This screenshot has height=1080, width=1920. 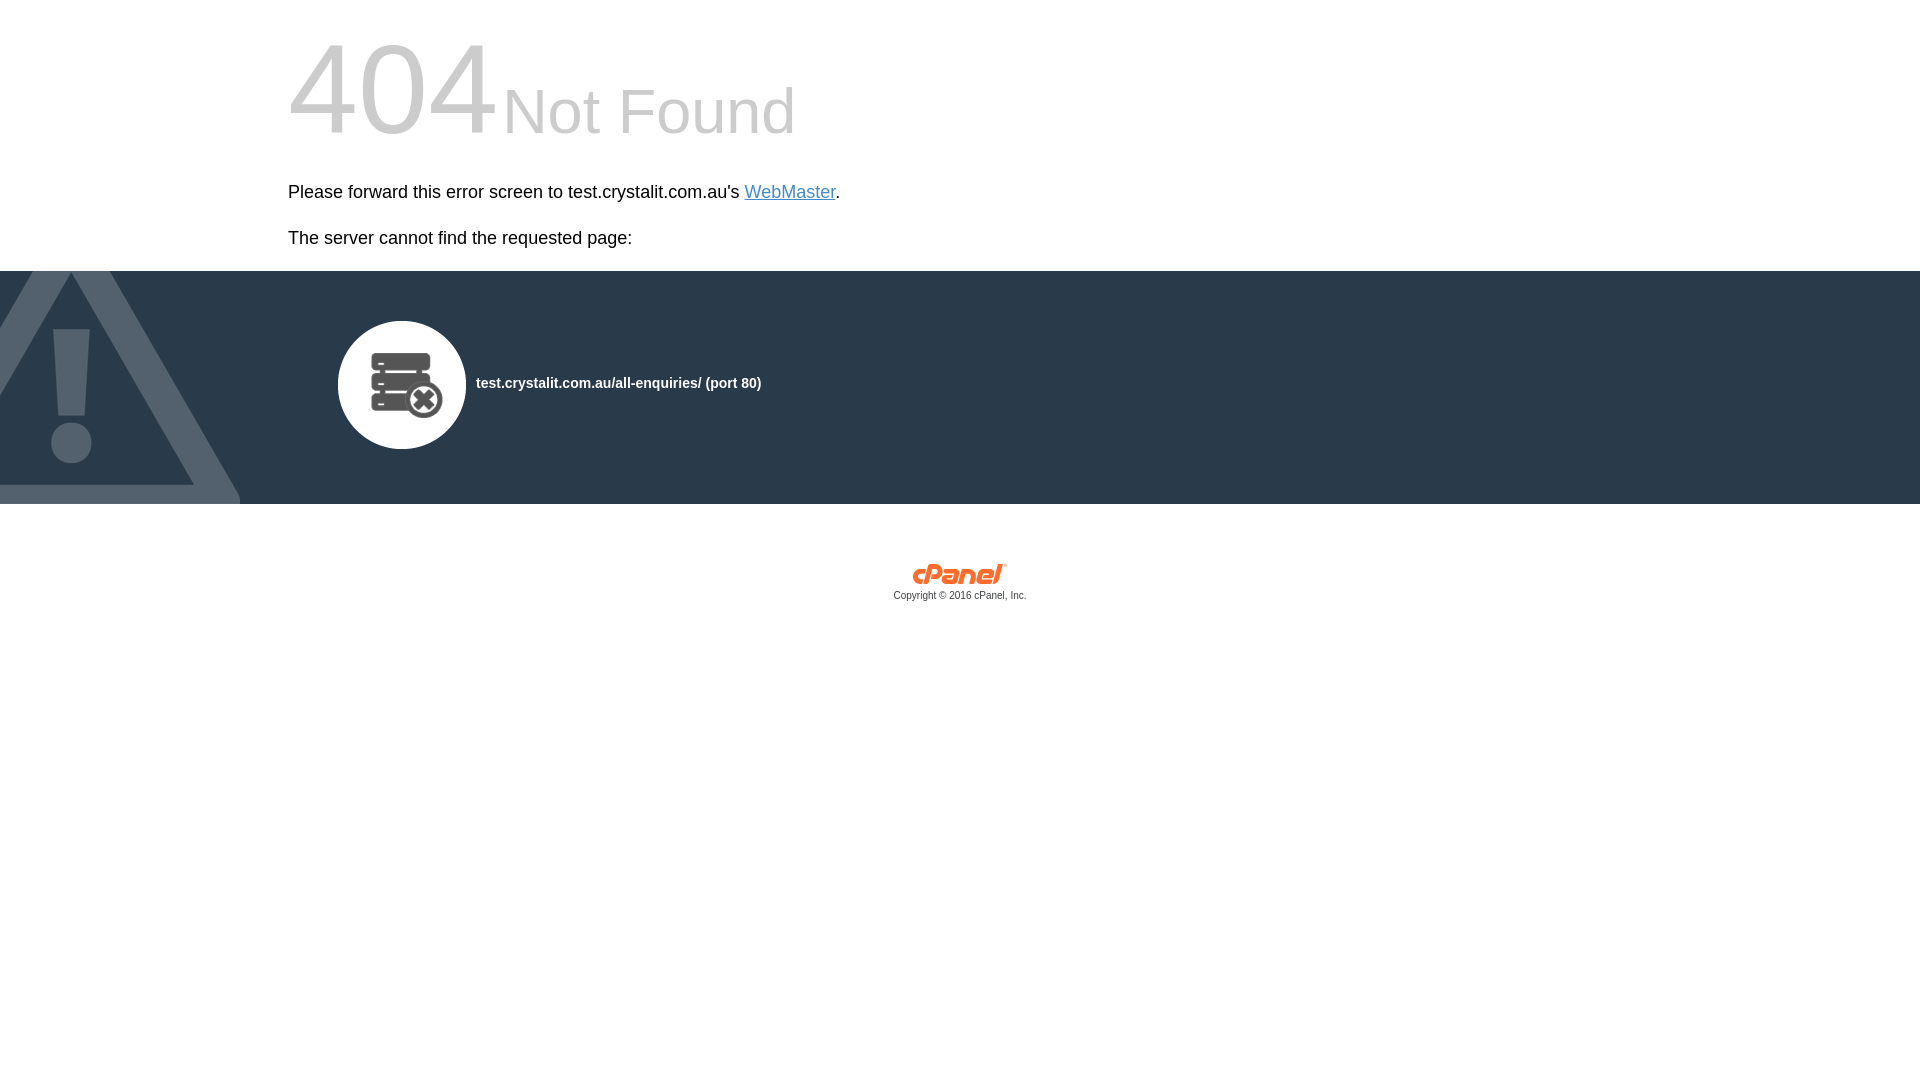 I want to click on 'WebMaster', so click(x=789, y=192).